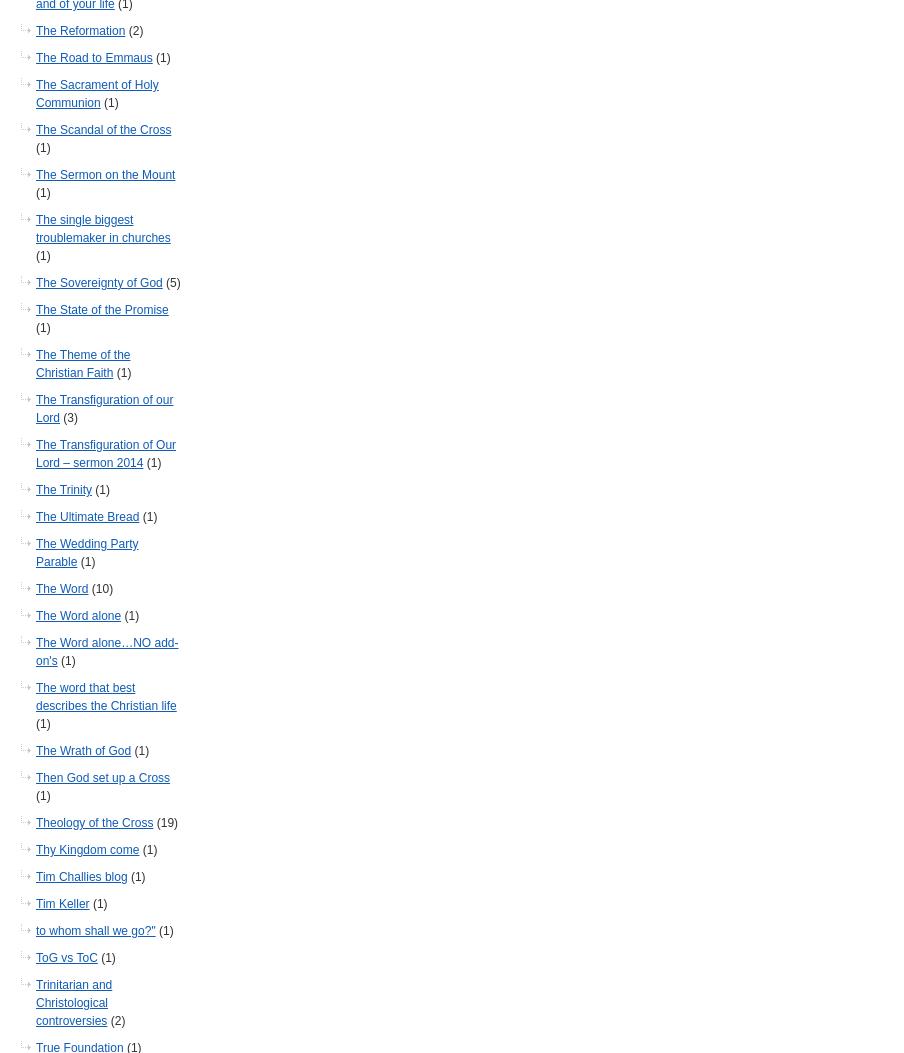 The width and height of the screenshot is (904, 1053). What do you see at coordinates (86, 552) in the screenshot?
I see `'The Wedding Party Parable'` at bounding box center [86, 552].